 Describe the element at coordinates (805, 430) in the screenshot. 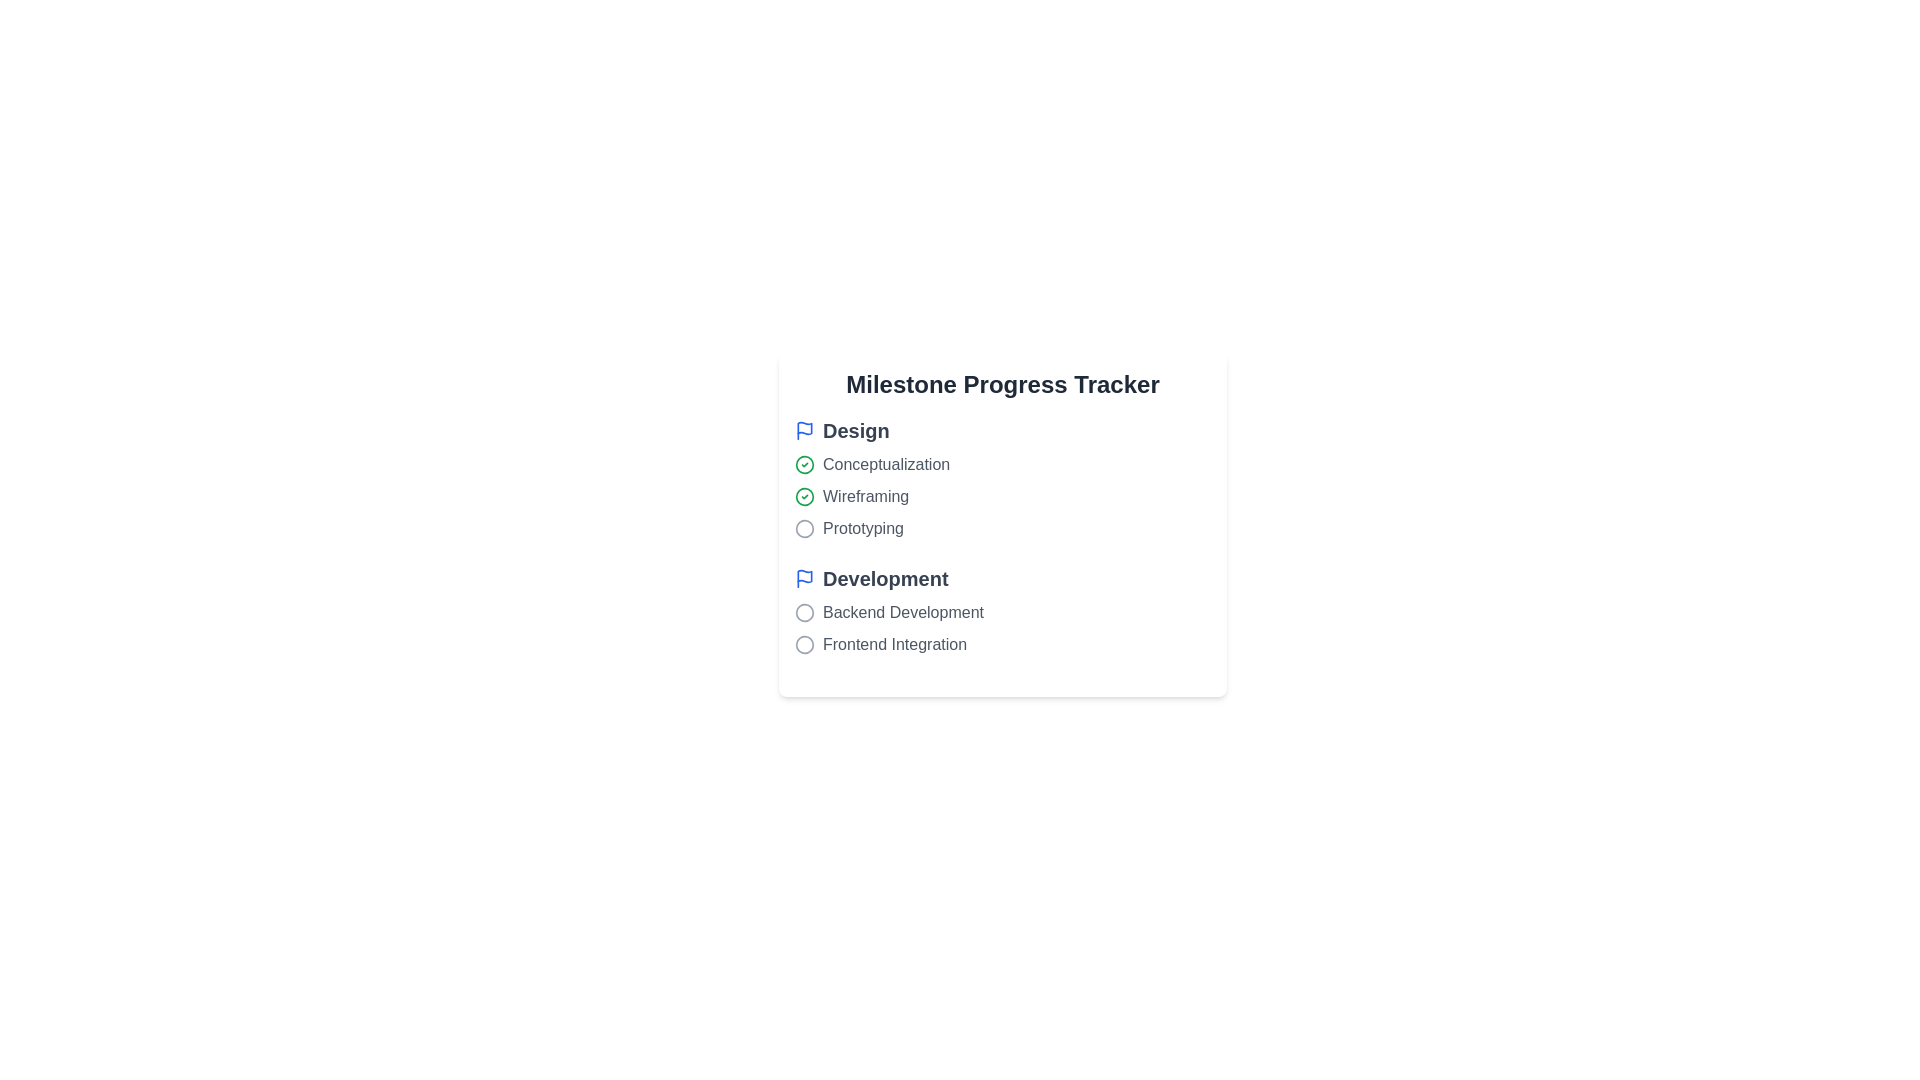

I see `the blue stroke flag icon with a wavy design located in the top-left corner of the 'Design' section, adjacent to the heading text 'Design'` at that location.